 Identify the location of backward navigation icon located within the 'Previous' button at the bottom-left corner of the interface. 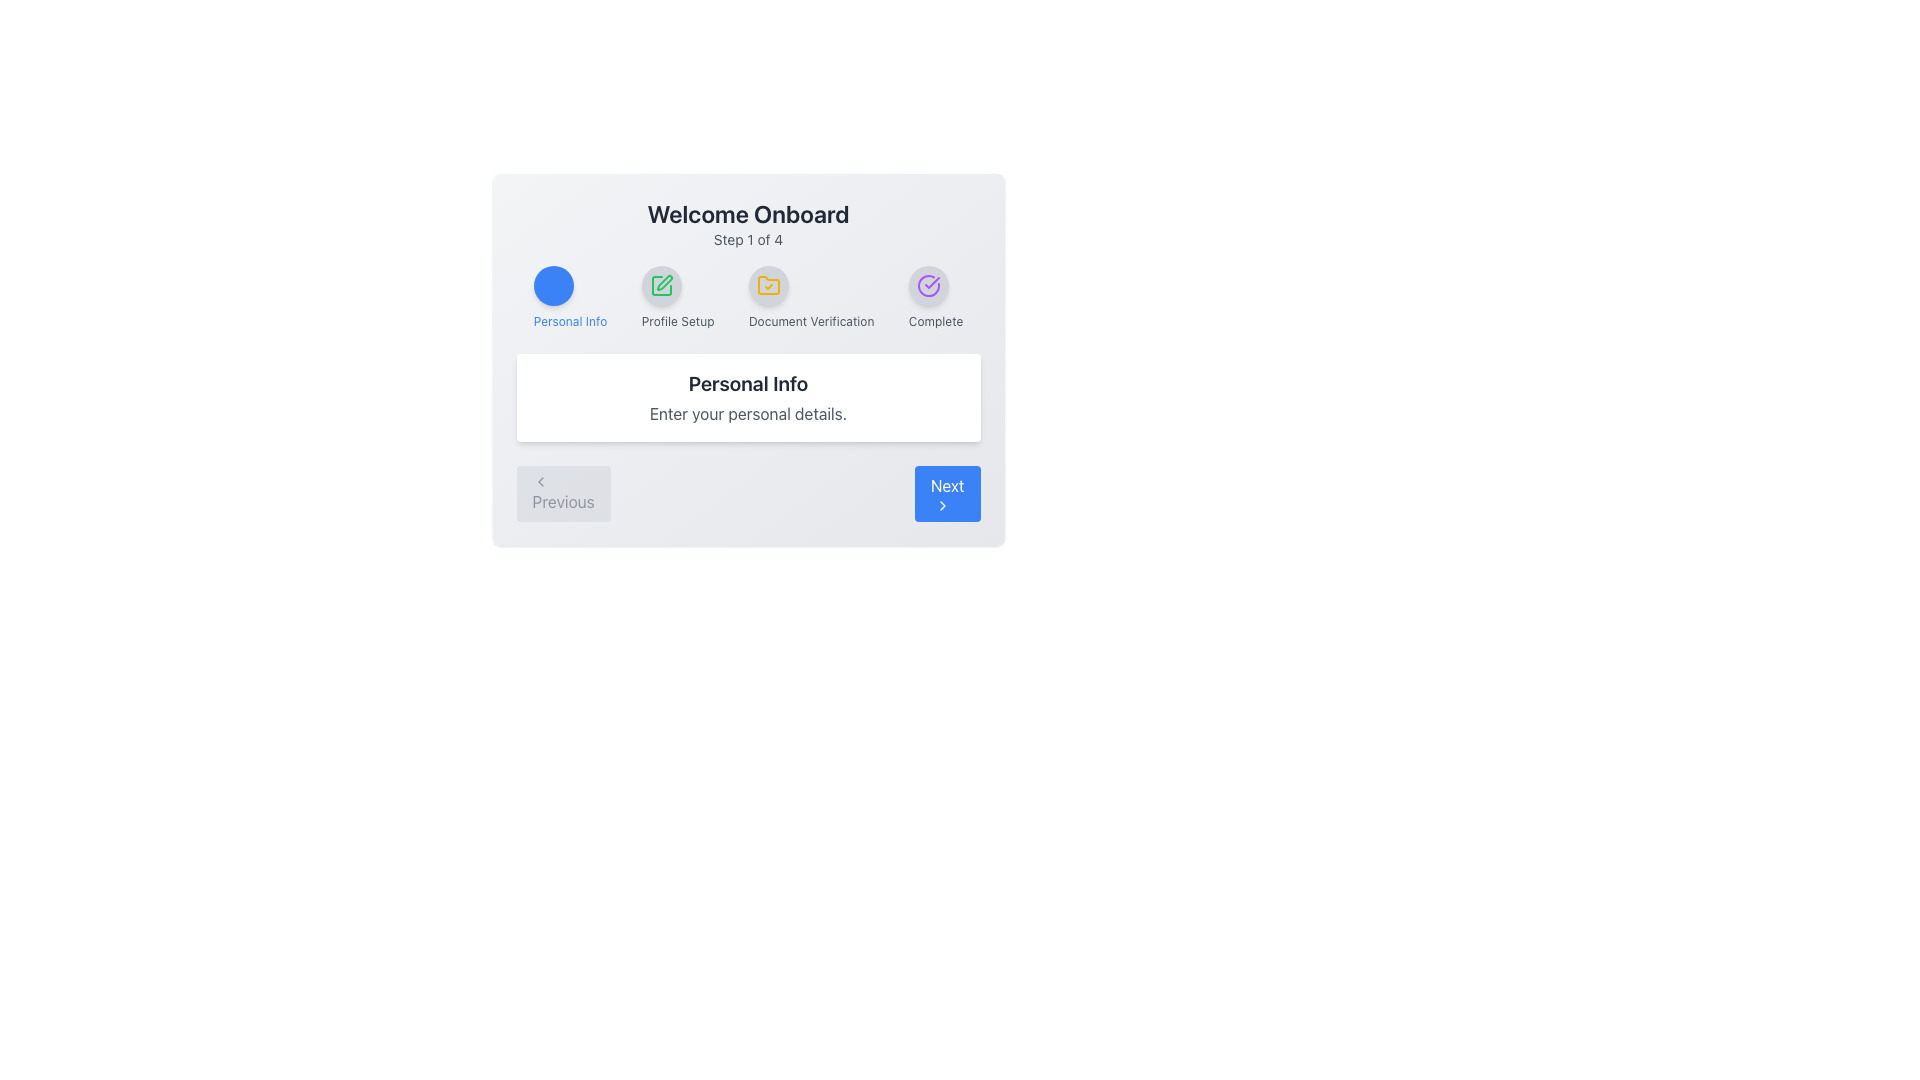
(540, 482).